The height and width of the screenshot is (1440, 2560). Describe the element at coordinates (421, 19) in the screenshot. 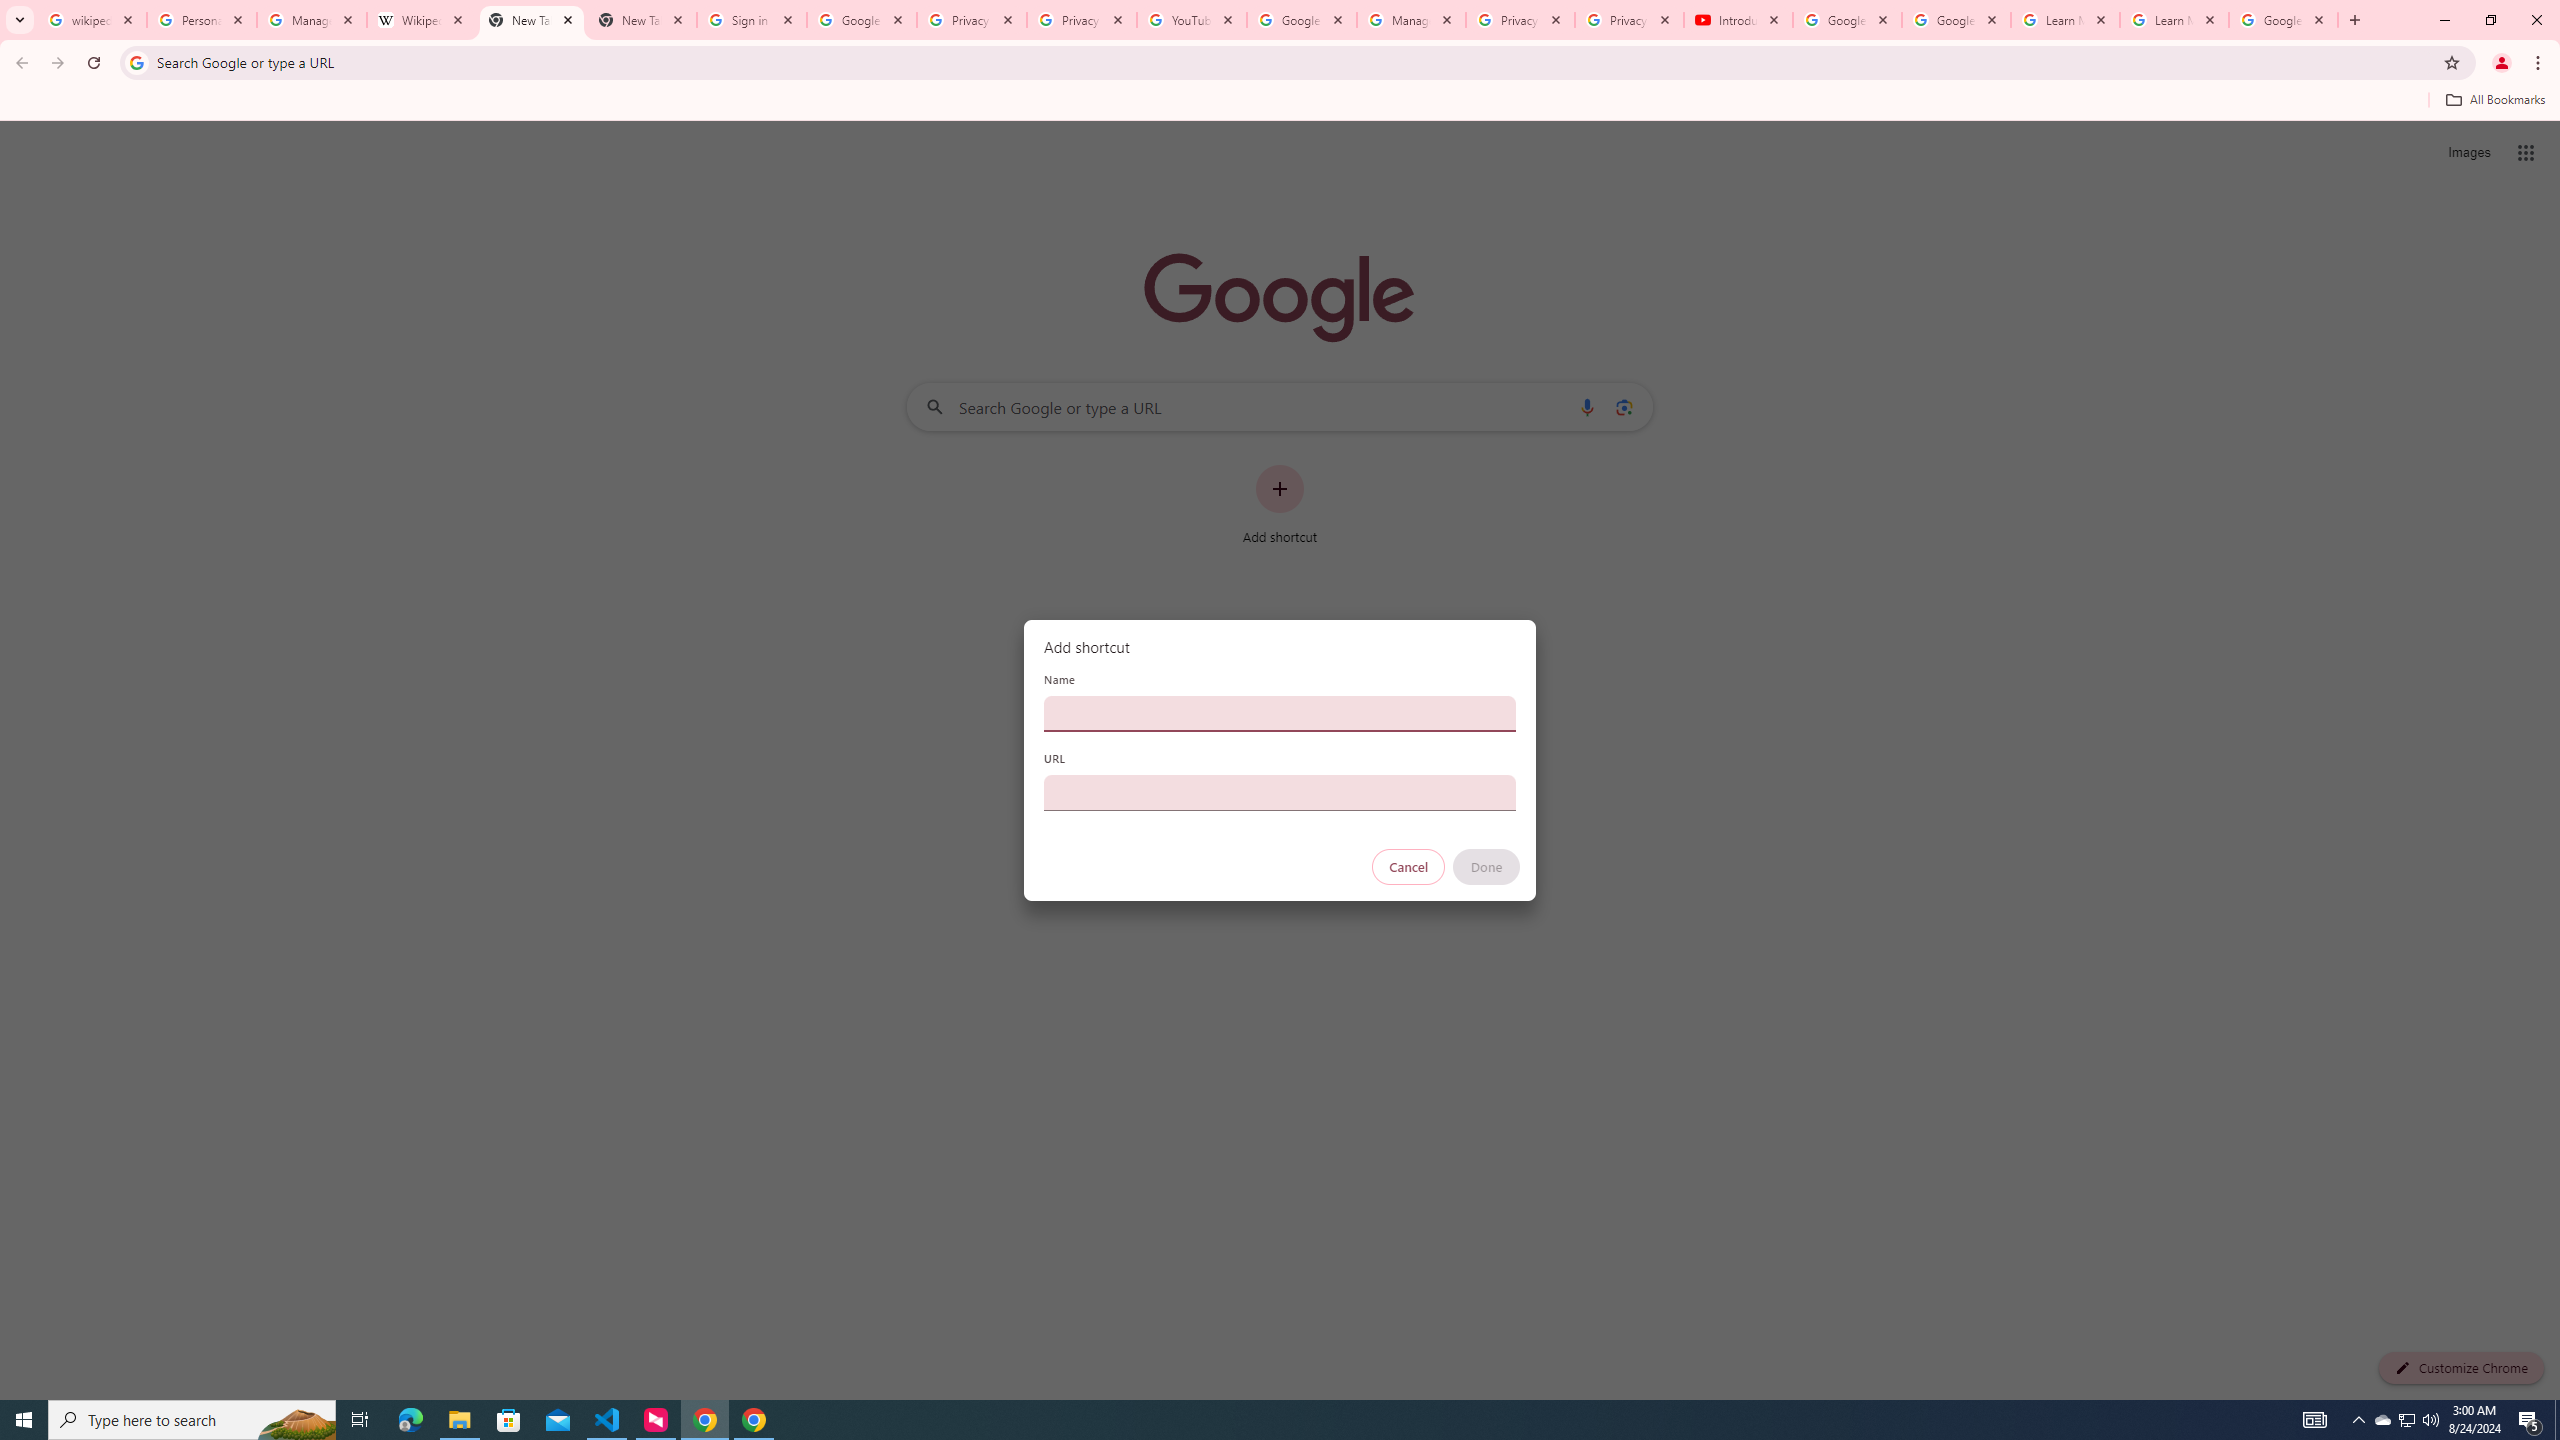

I see `'Wikipedia:Edit requests - Wikipedia'` at that location.